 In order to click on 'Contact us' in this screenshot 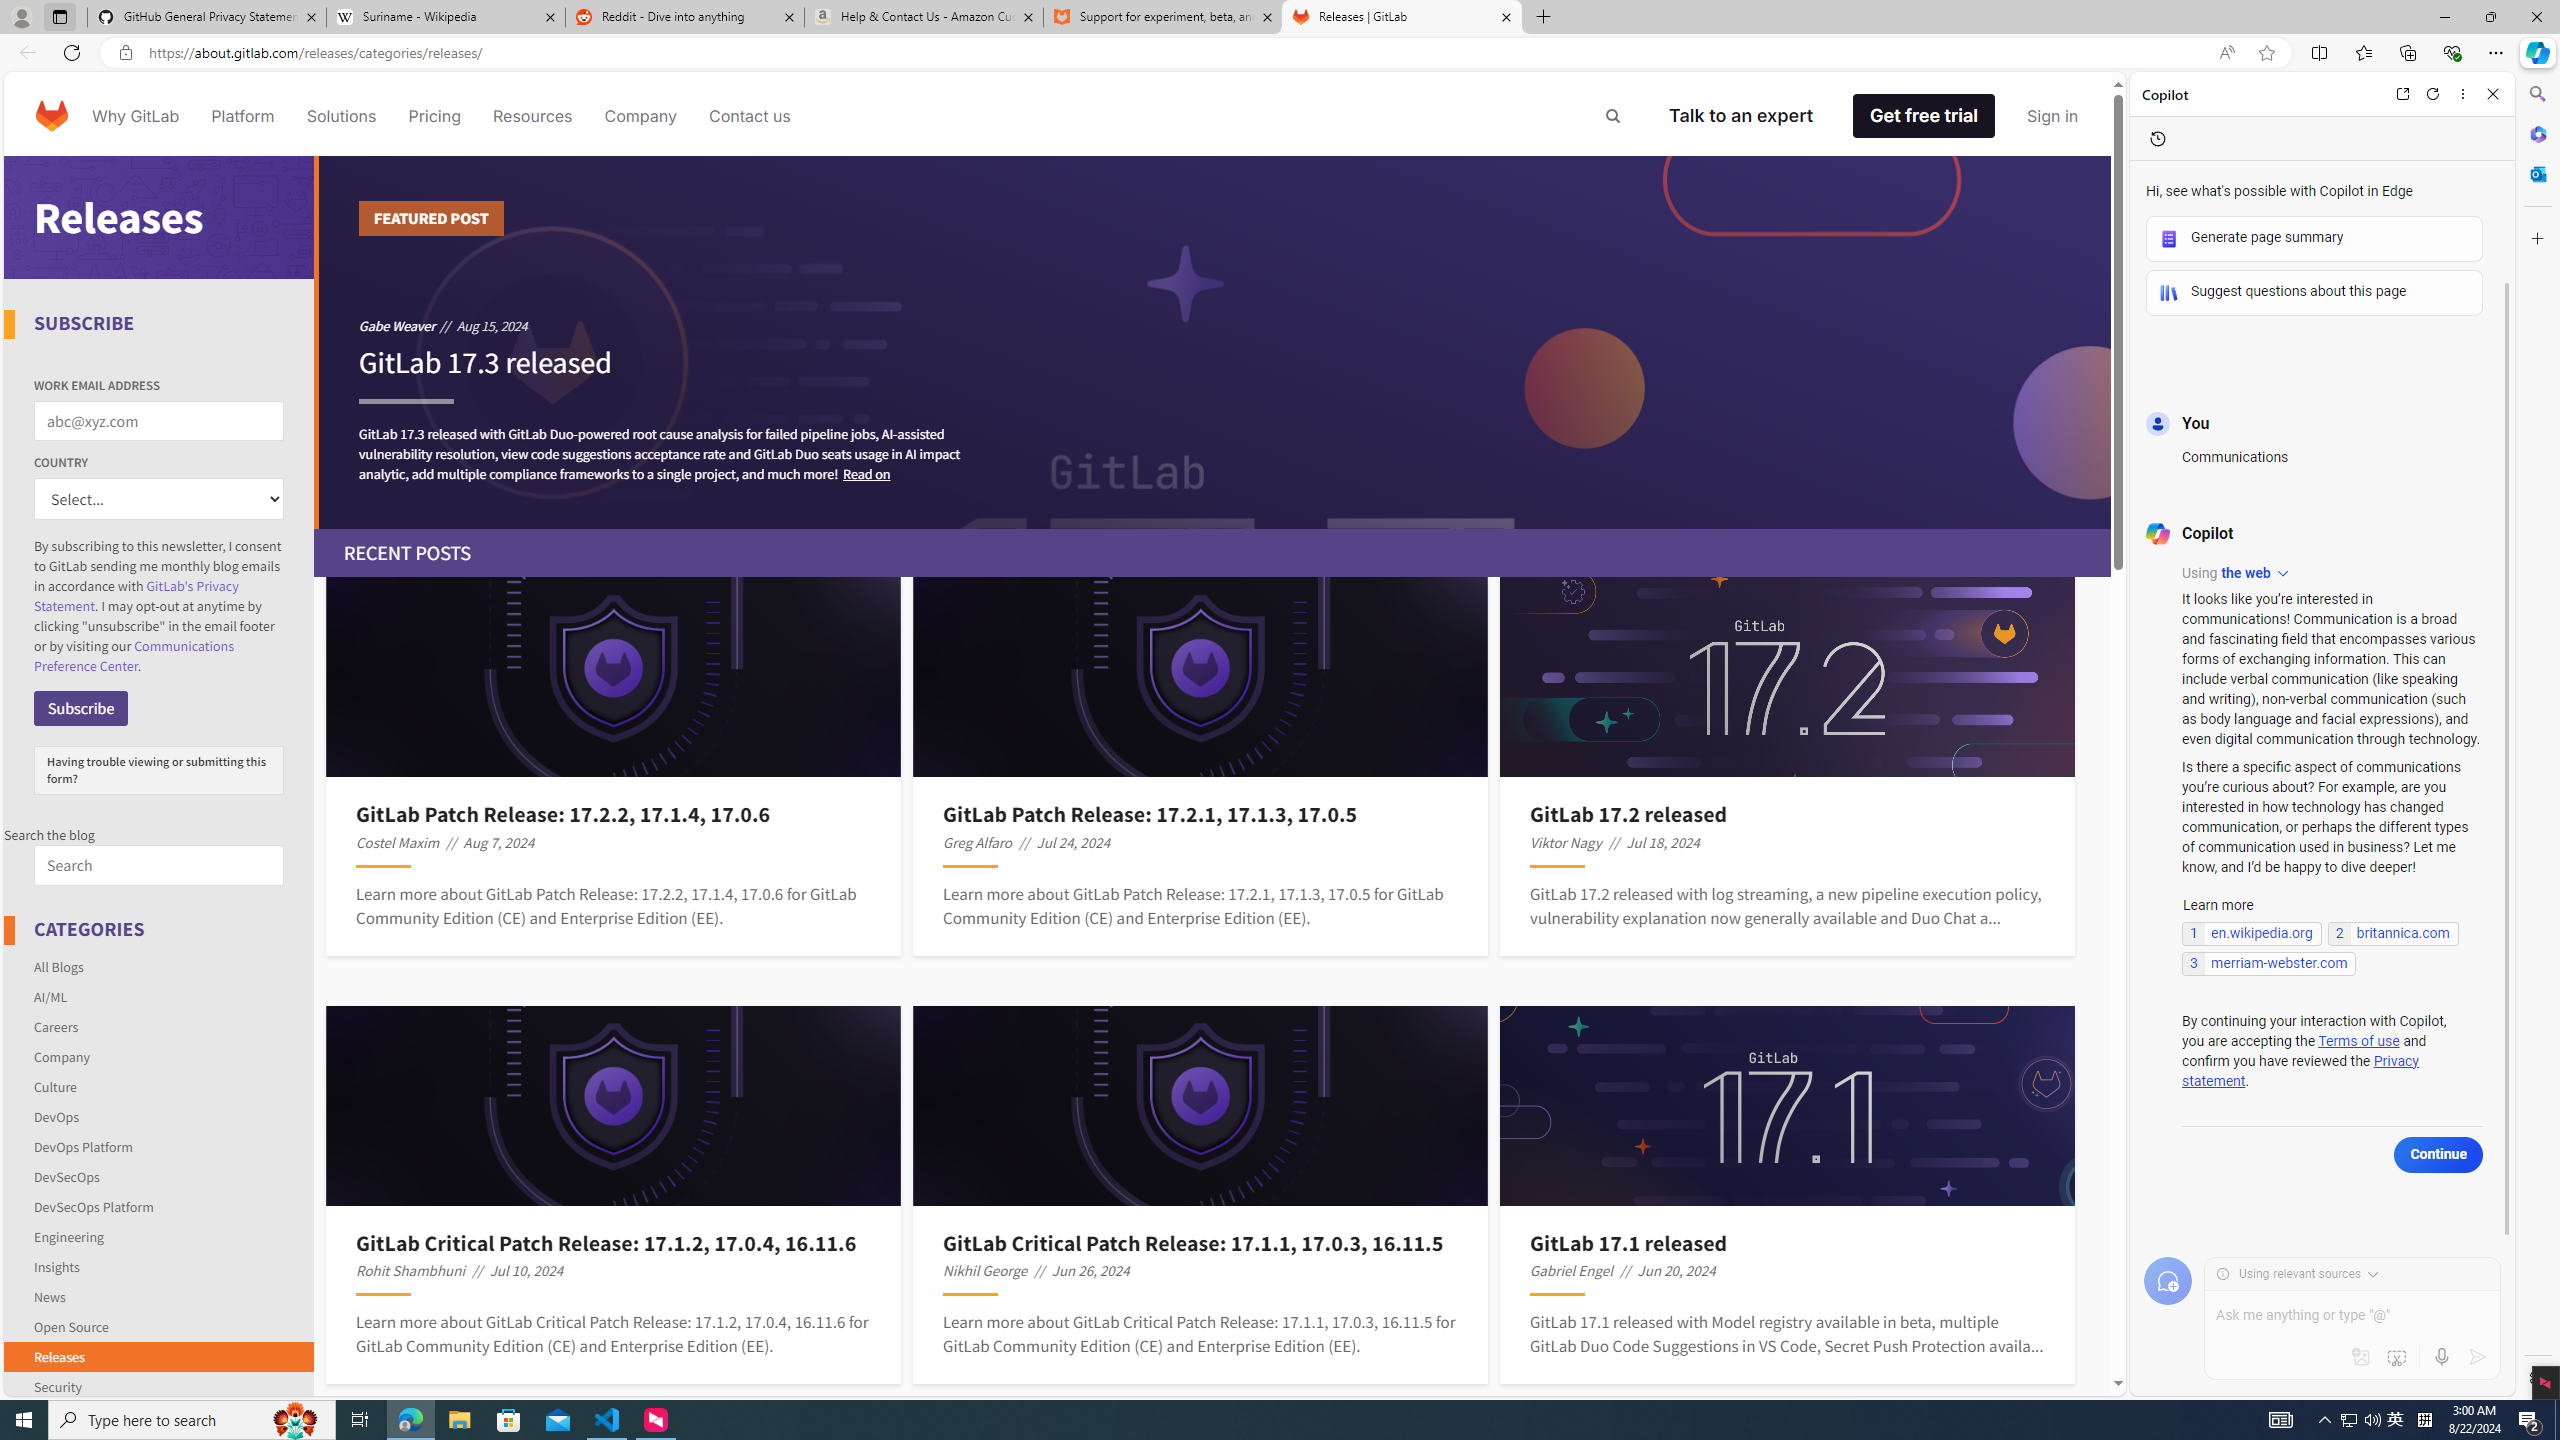, I will do `click(750, 114)`.